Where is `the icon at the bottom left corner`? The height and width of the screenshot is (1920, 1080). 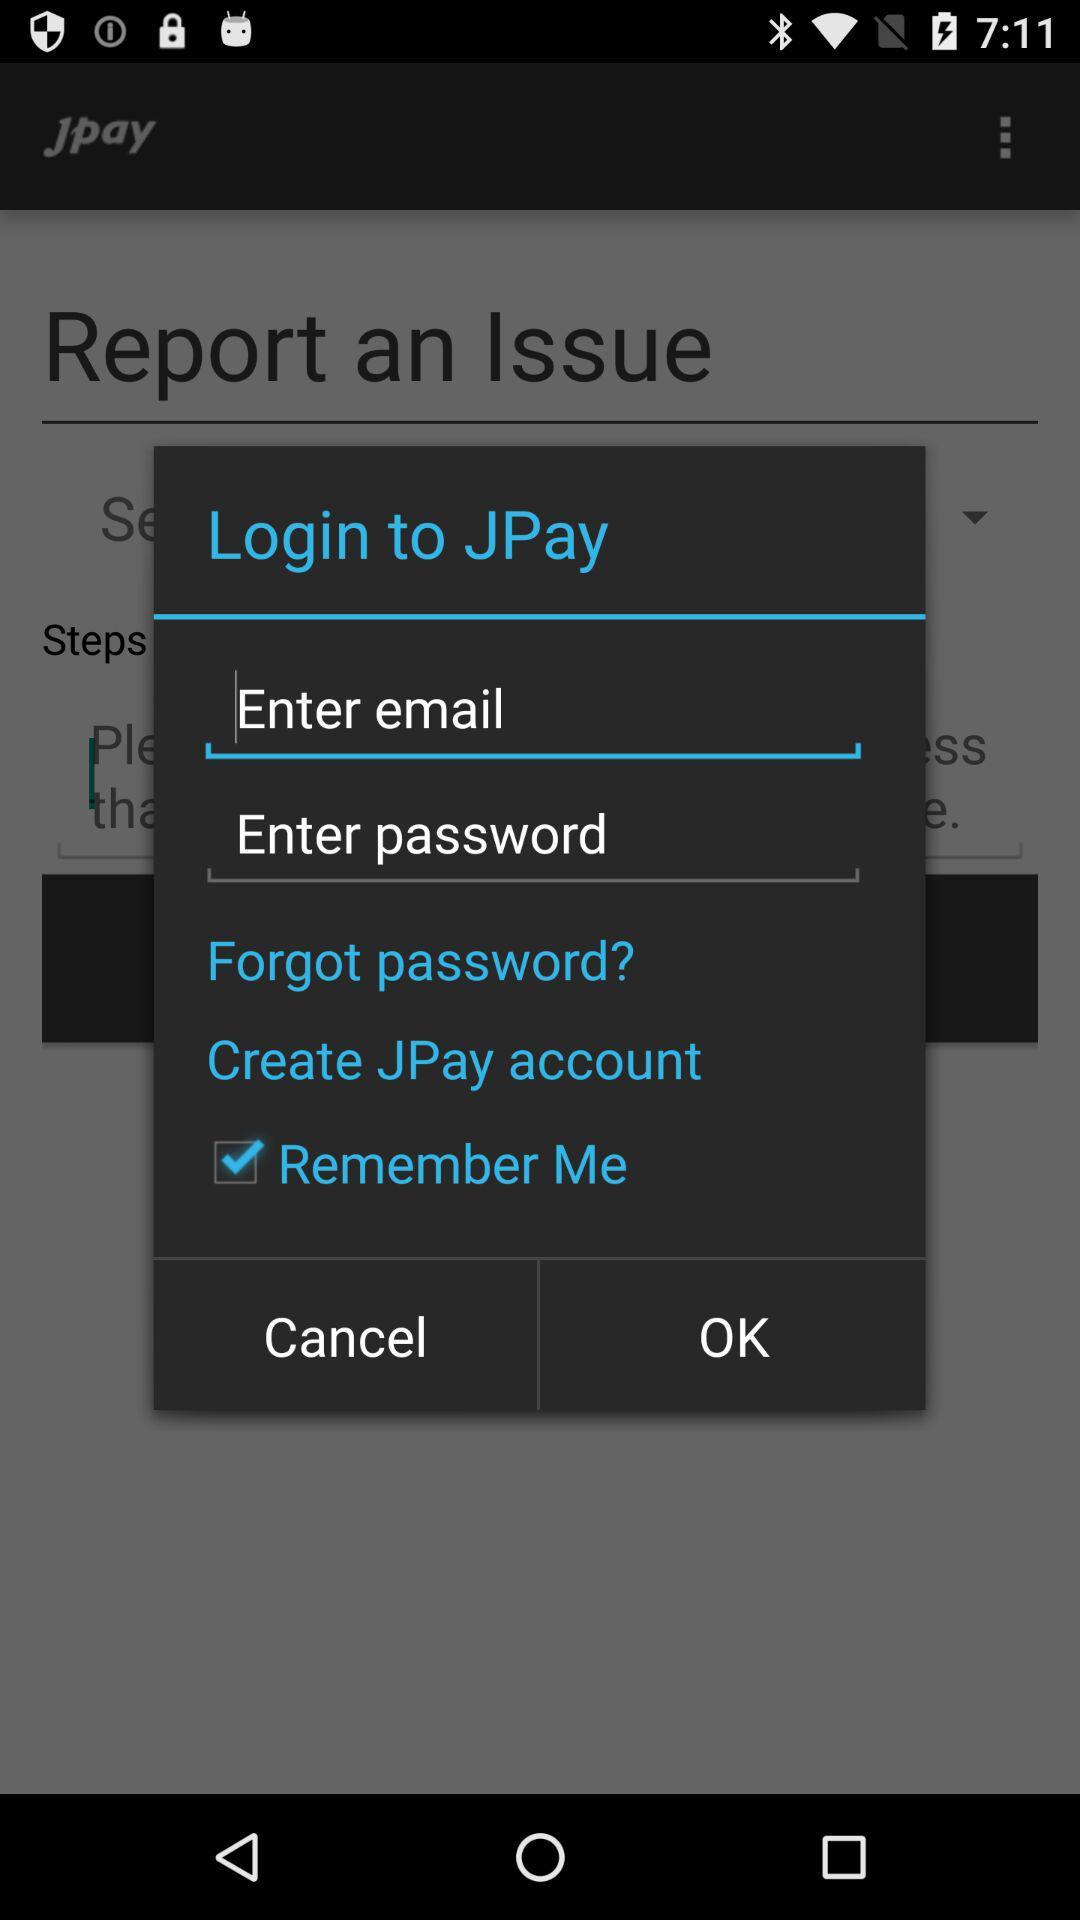
the icon at the bottom left corner is located at coordinates (346, 1333).